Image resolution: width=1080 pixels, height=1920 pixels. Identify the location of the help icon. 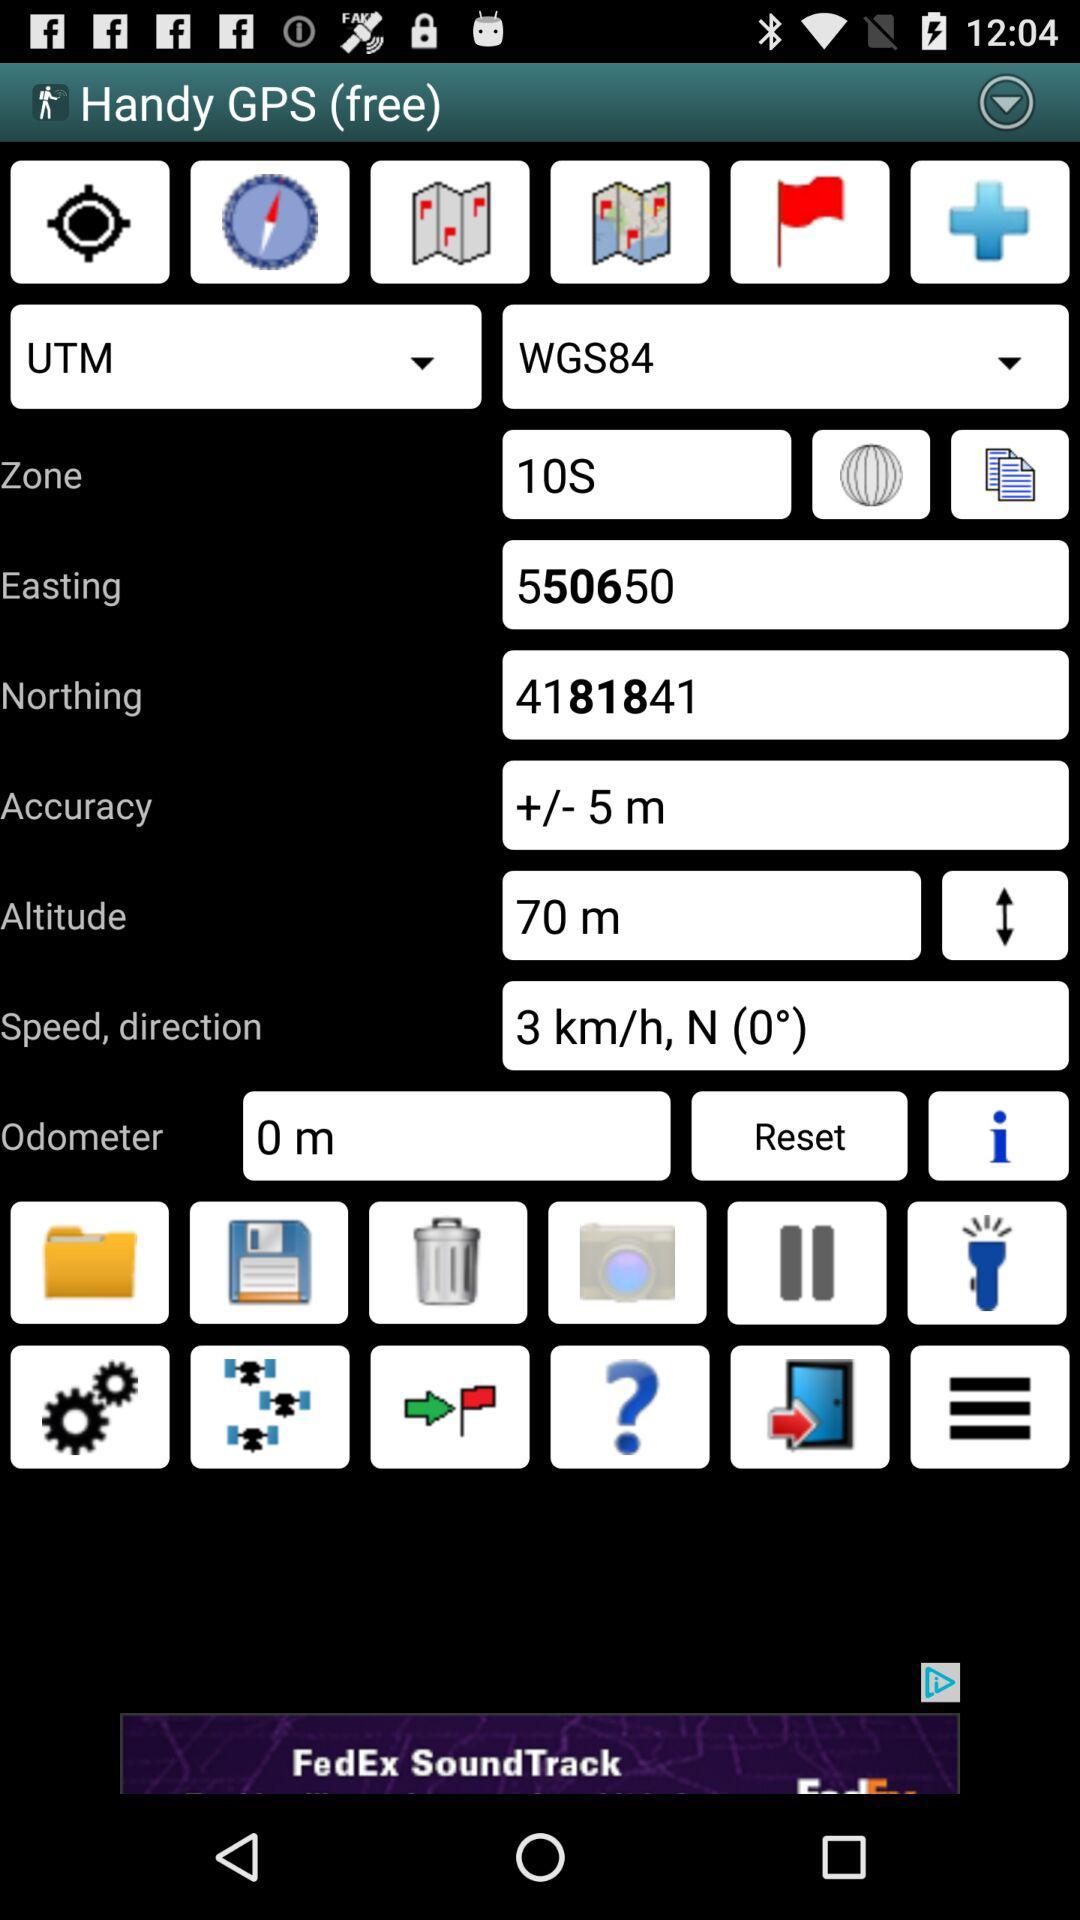
(628, 1505).